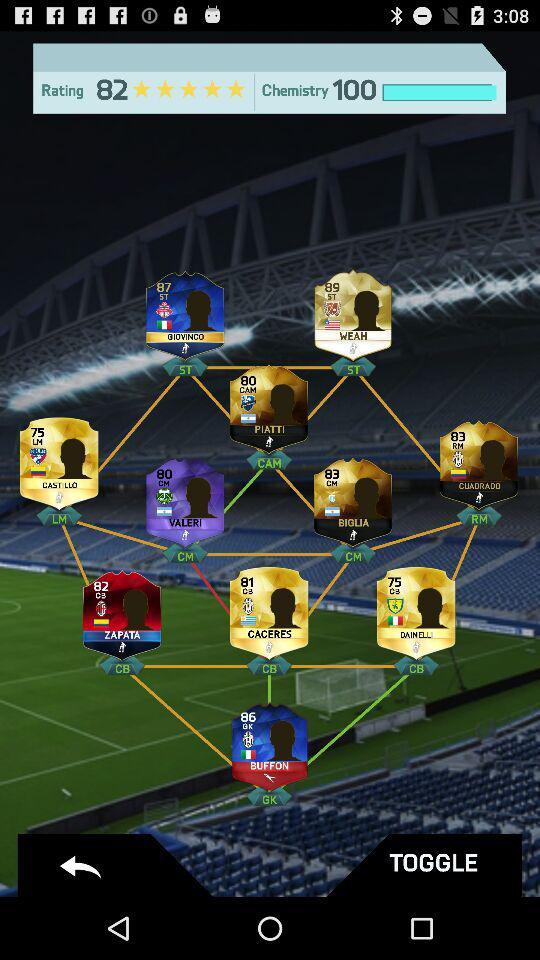  Describe the element at coordinates (185, 311) in the screenshot. I see `change player` at that location.